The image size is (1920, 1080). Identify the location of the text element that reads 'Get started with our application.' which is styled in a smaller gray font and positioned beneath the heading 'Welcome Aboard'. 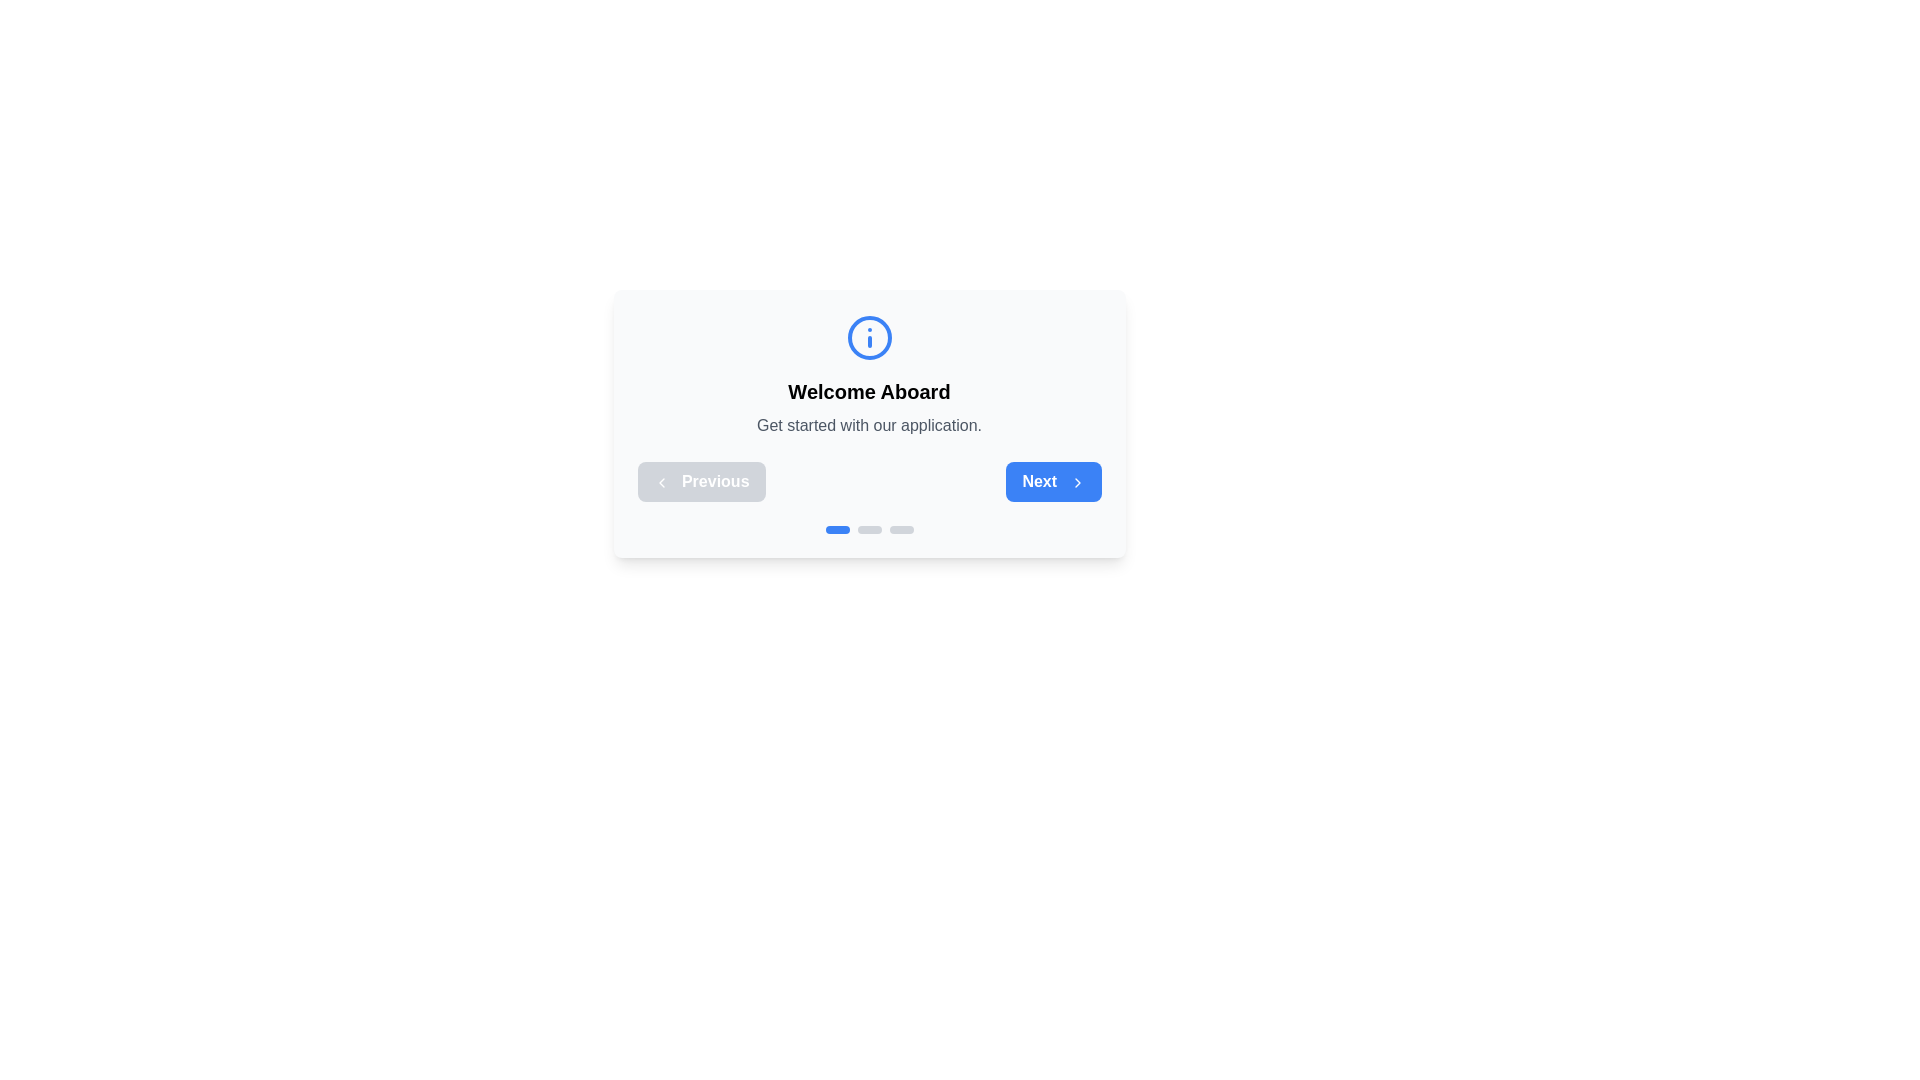
(869, 424).